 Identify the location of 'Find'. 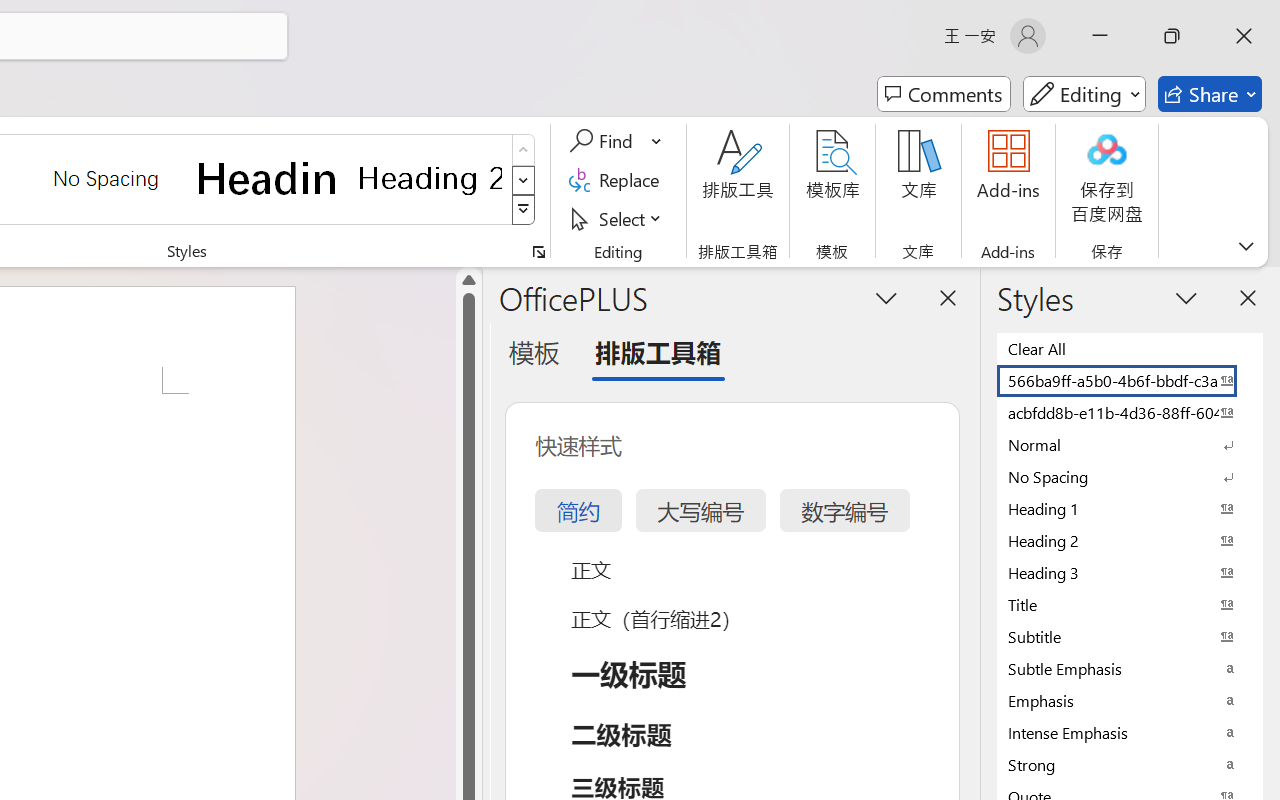
(603, 141).